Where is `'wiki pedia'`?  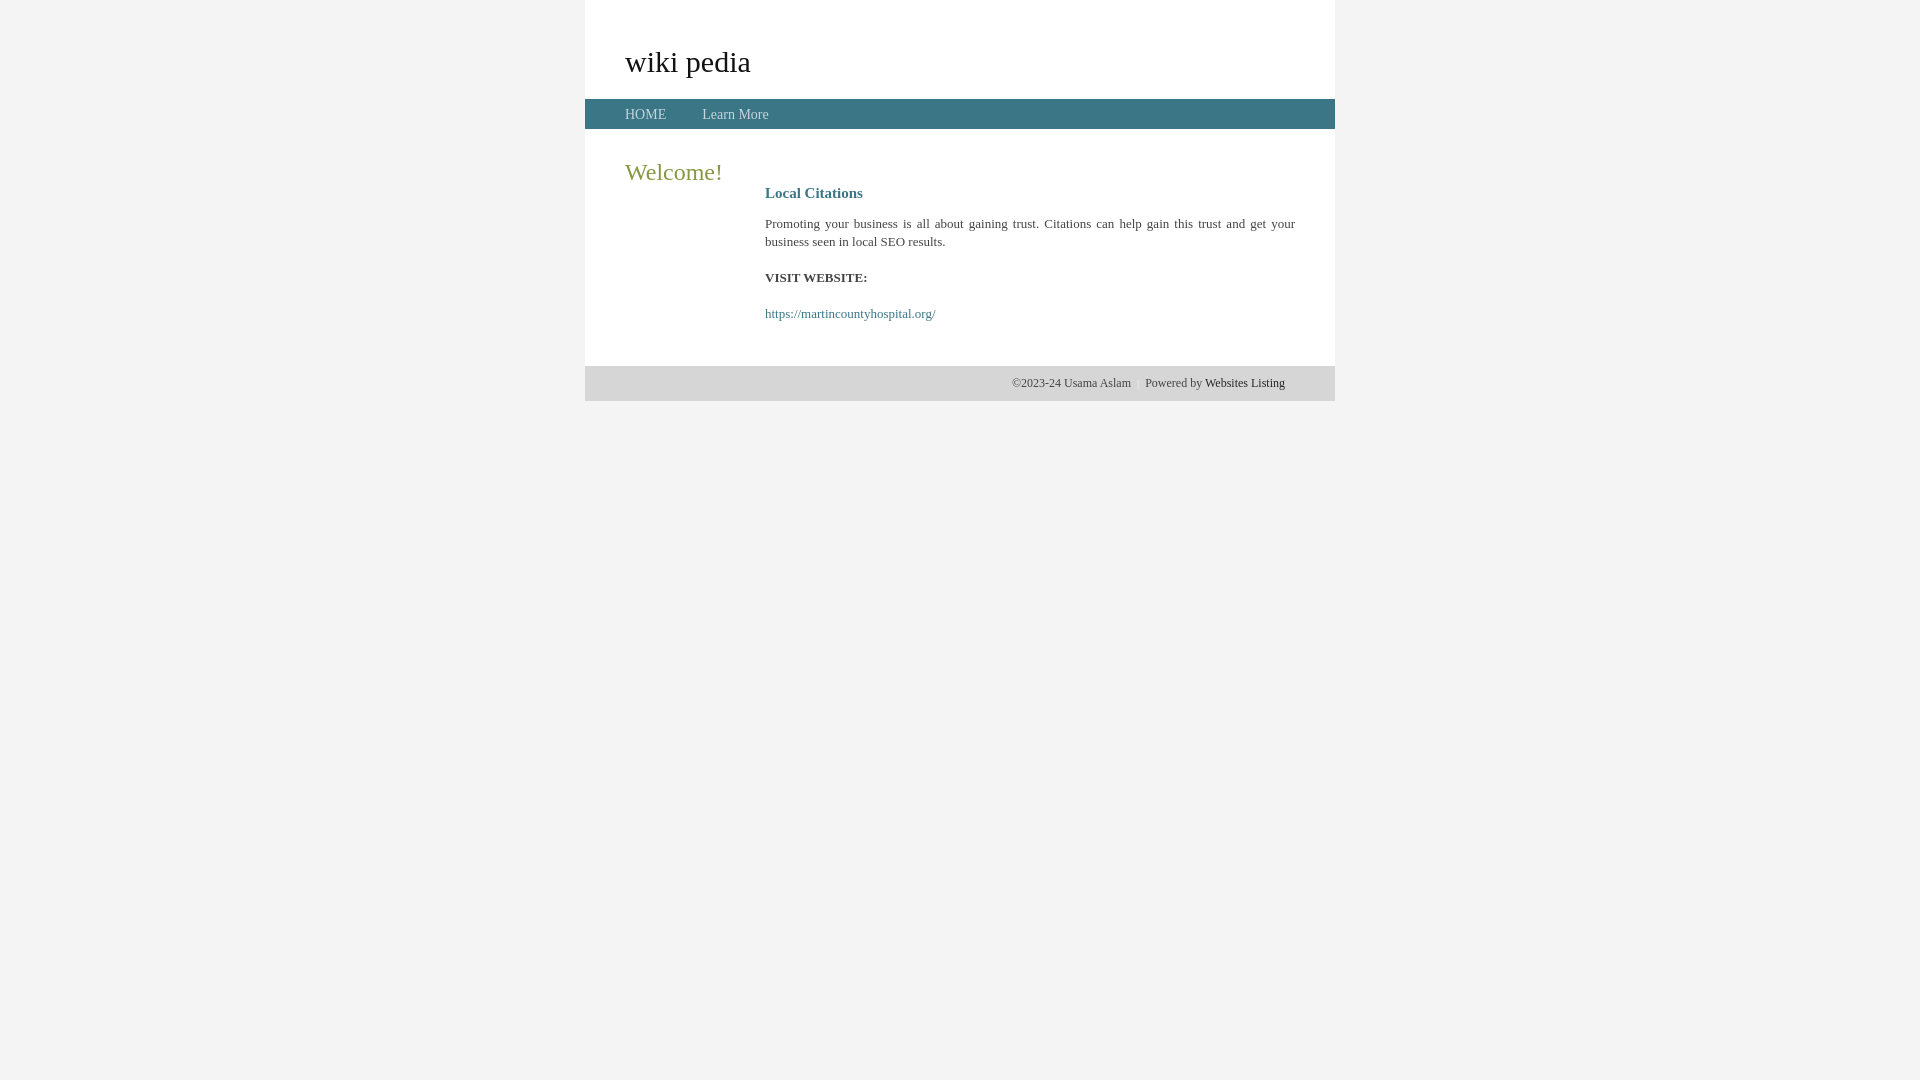 'wiki pedia' is located at coordinates (623, 60).